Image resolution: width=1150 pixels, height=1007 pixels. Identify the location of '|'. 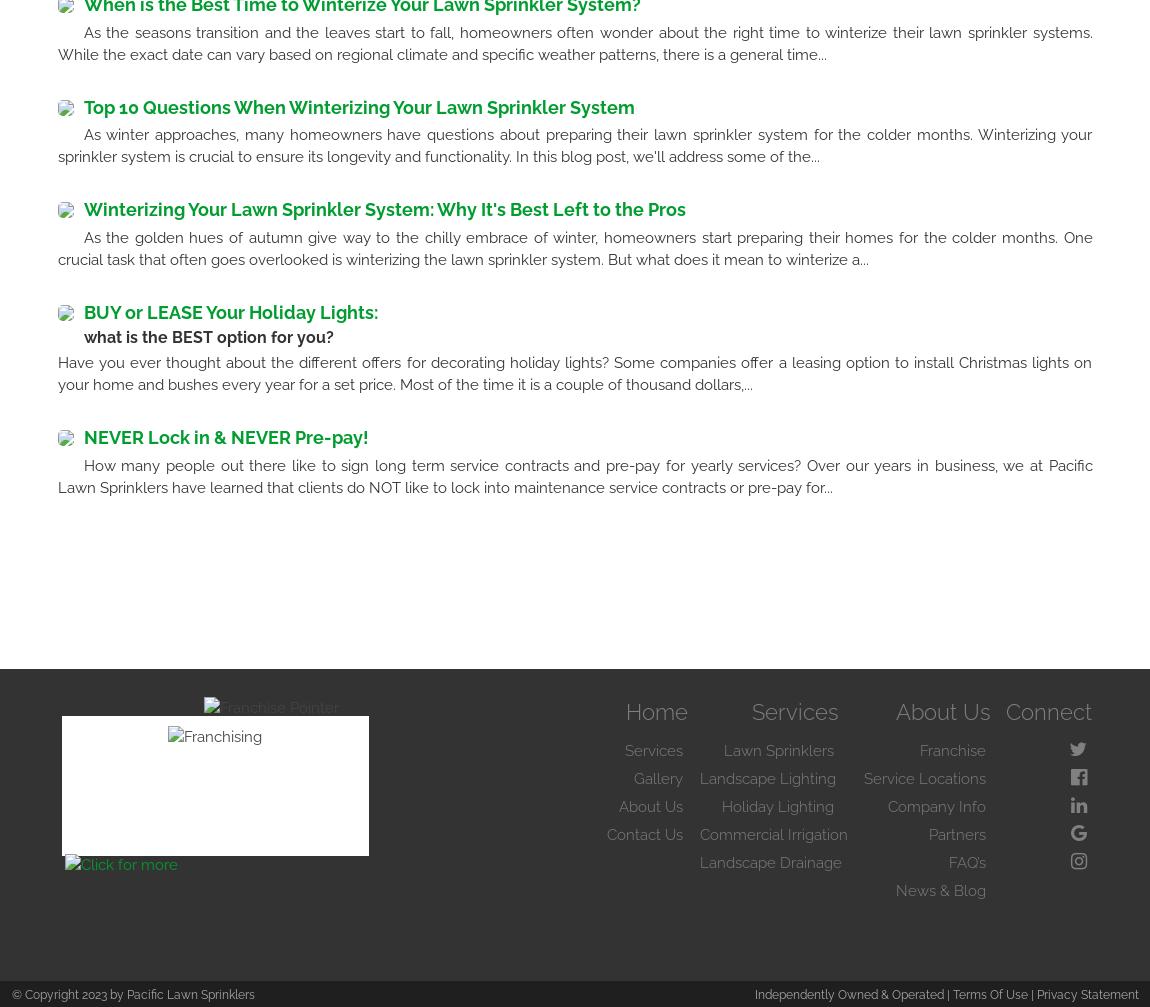
(1026, 993).